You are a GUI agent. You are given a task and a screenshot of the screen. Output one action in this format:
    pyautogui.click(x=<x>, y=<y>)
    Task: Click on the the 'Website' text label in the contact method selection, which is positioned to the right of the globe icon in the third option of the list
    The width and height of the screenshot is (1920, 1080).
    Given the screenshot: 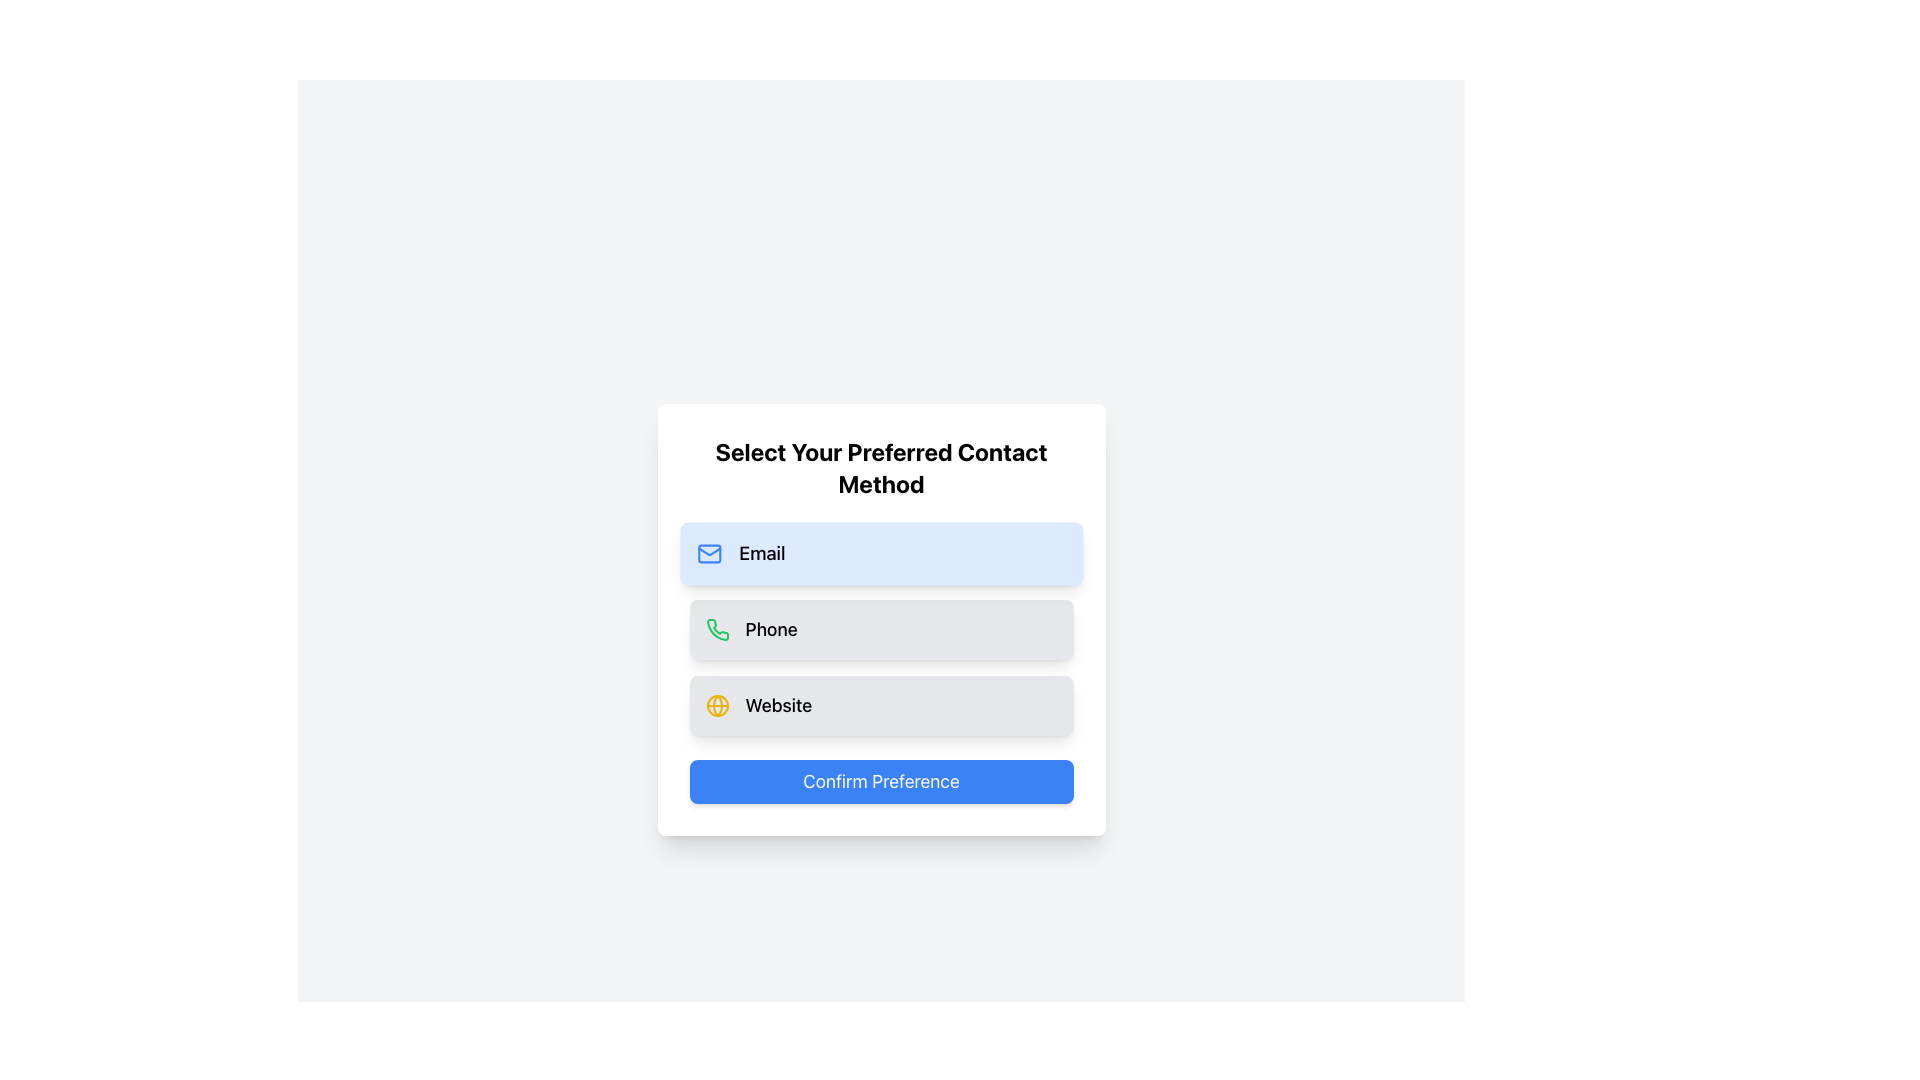 What is the action you would take?
    pyautogui.click(x=777, y=704)
    